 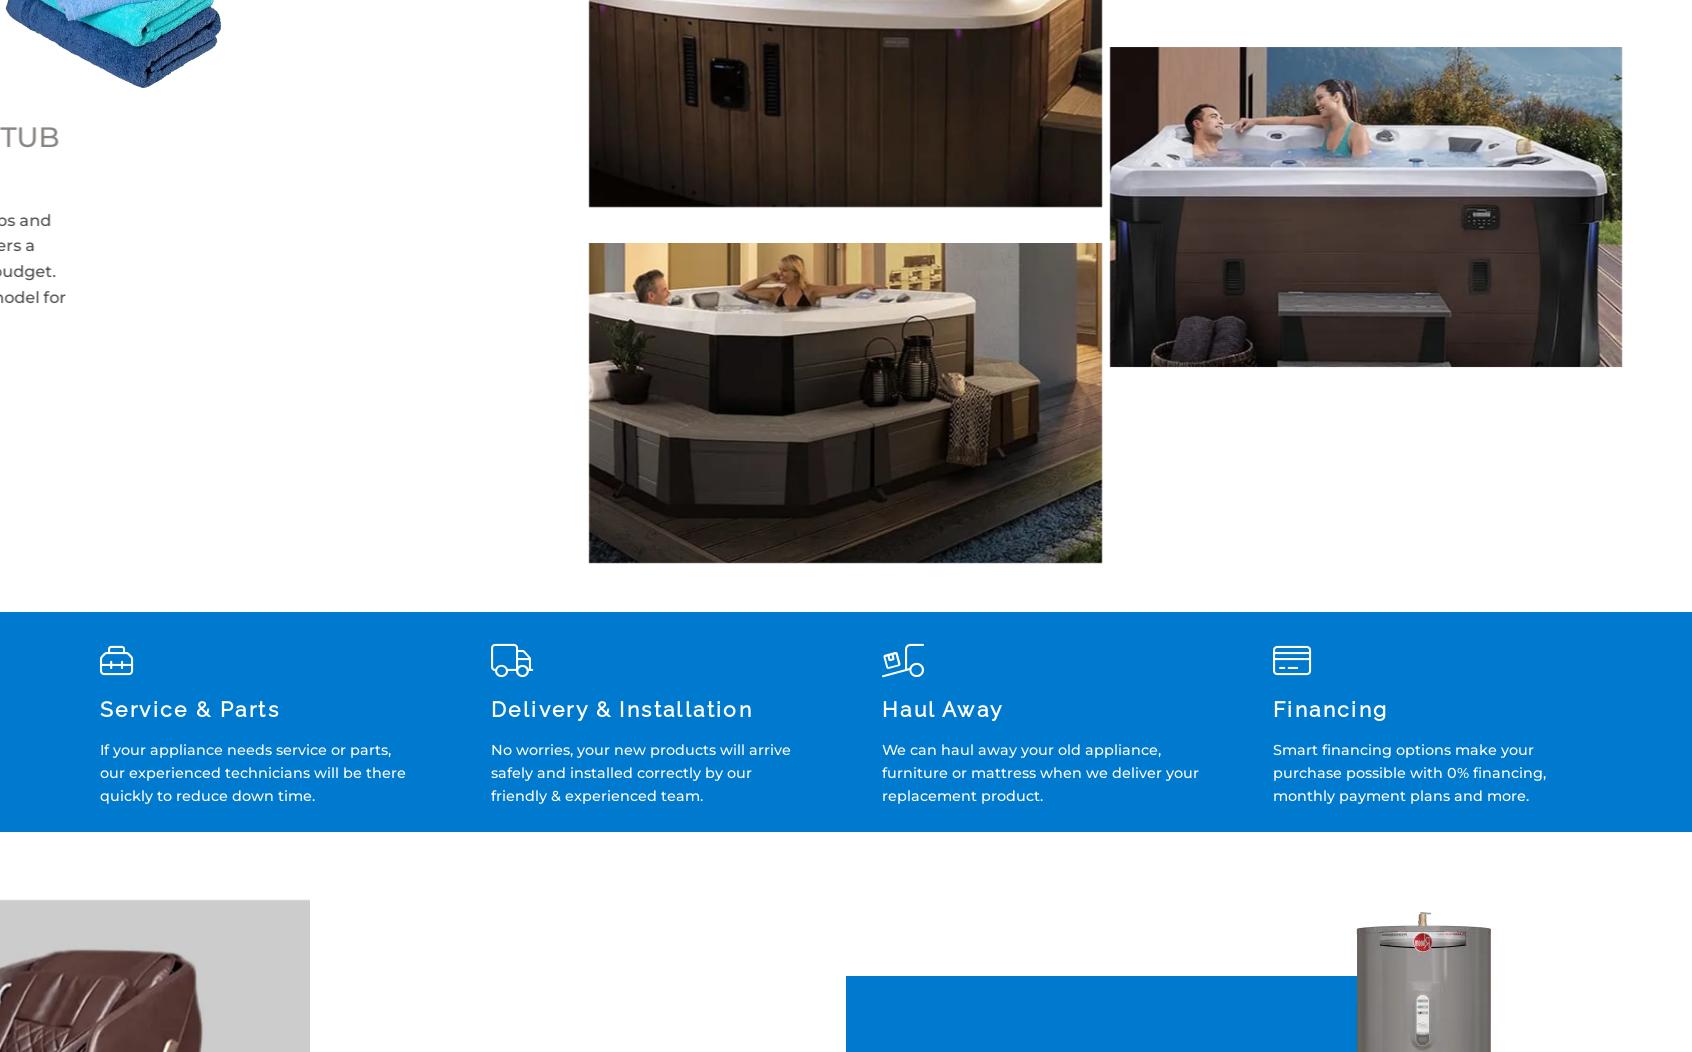 I want to click on 'Haul Away', so click(x=942, y=709).